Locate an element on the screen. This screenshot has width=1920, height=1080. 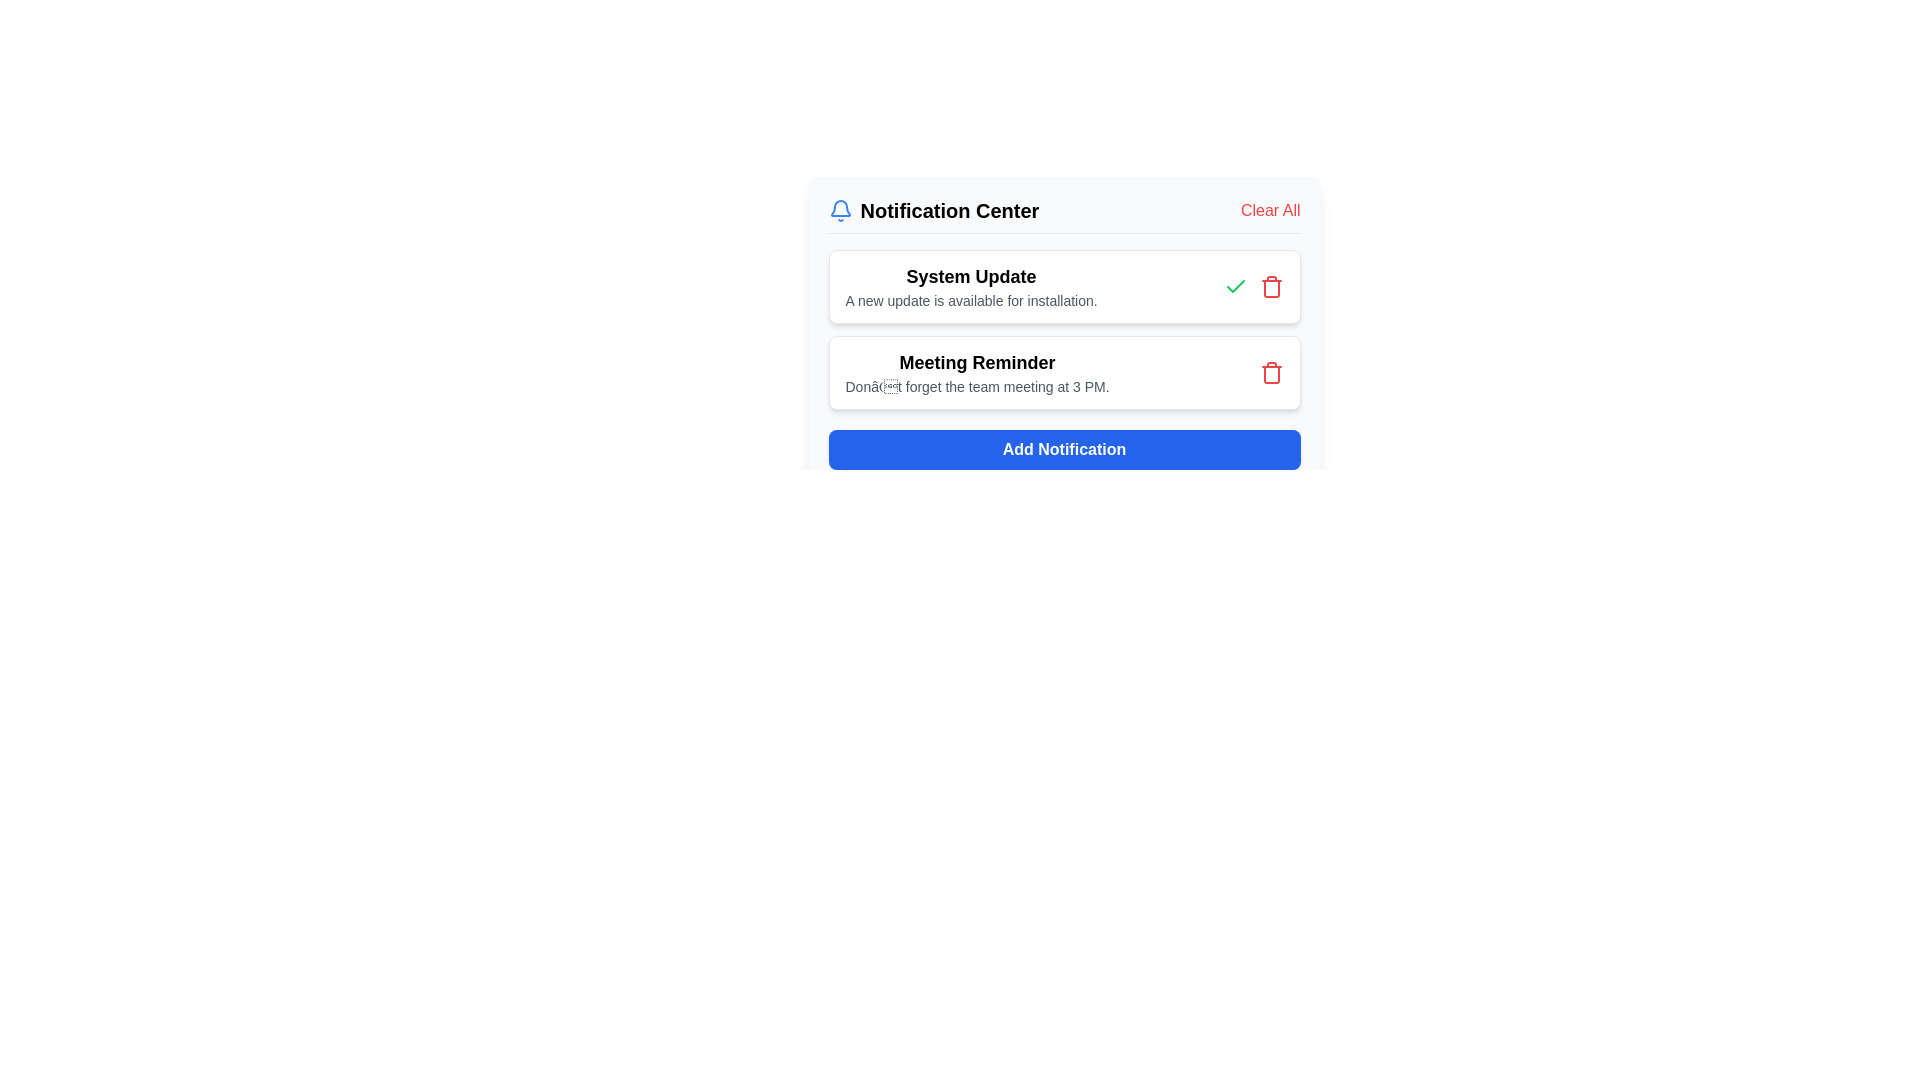
the text label that provides additional details regarding the associated notification beneath the title 'System Update' in the Notification Center panel is located at coordinates (971, 300).